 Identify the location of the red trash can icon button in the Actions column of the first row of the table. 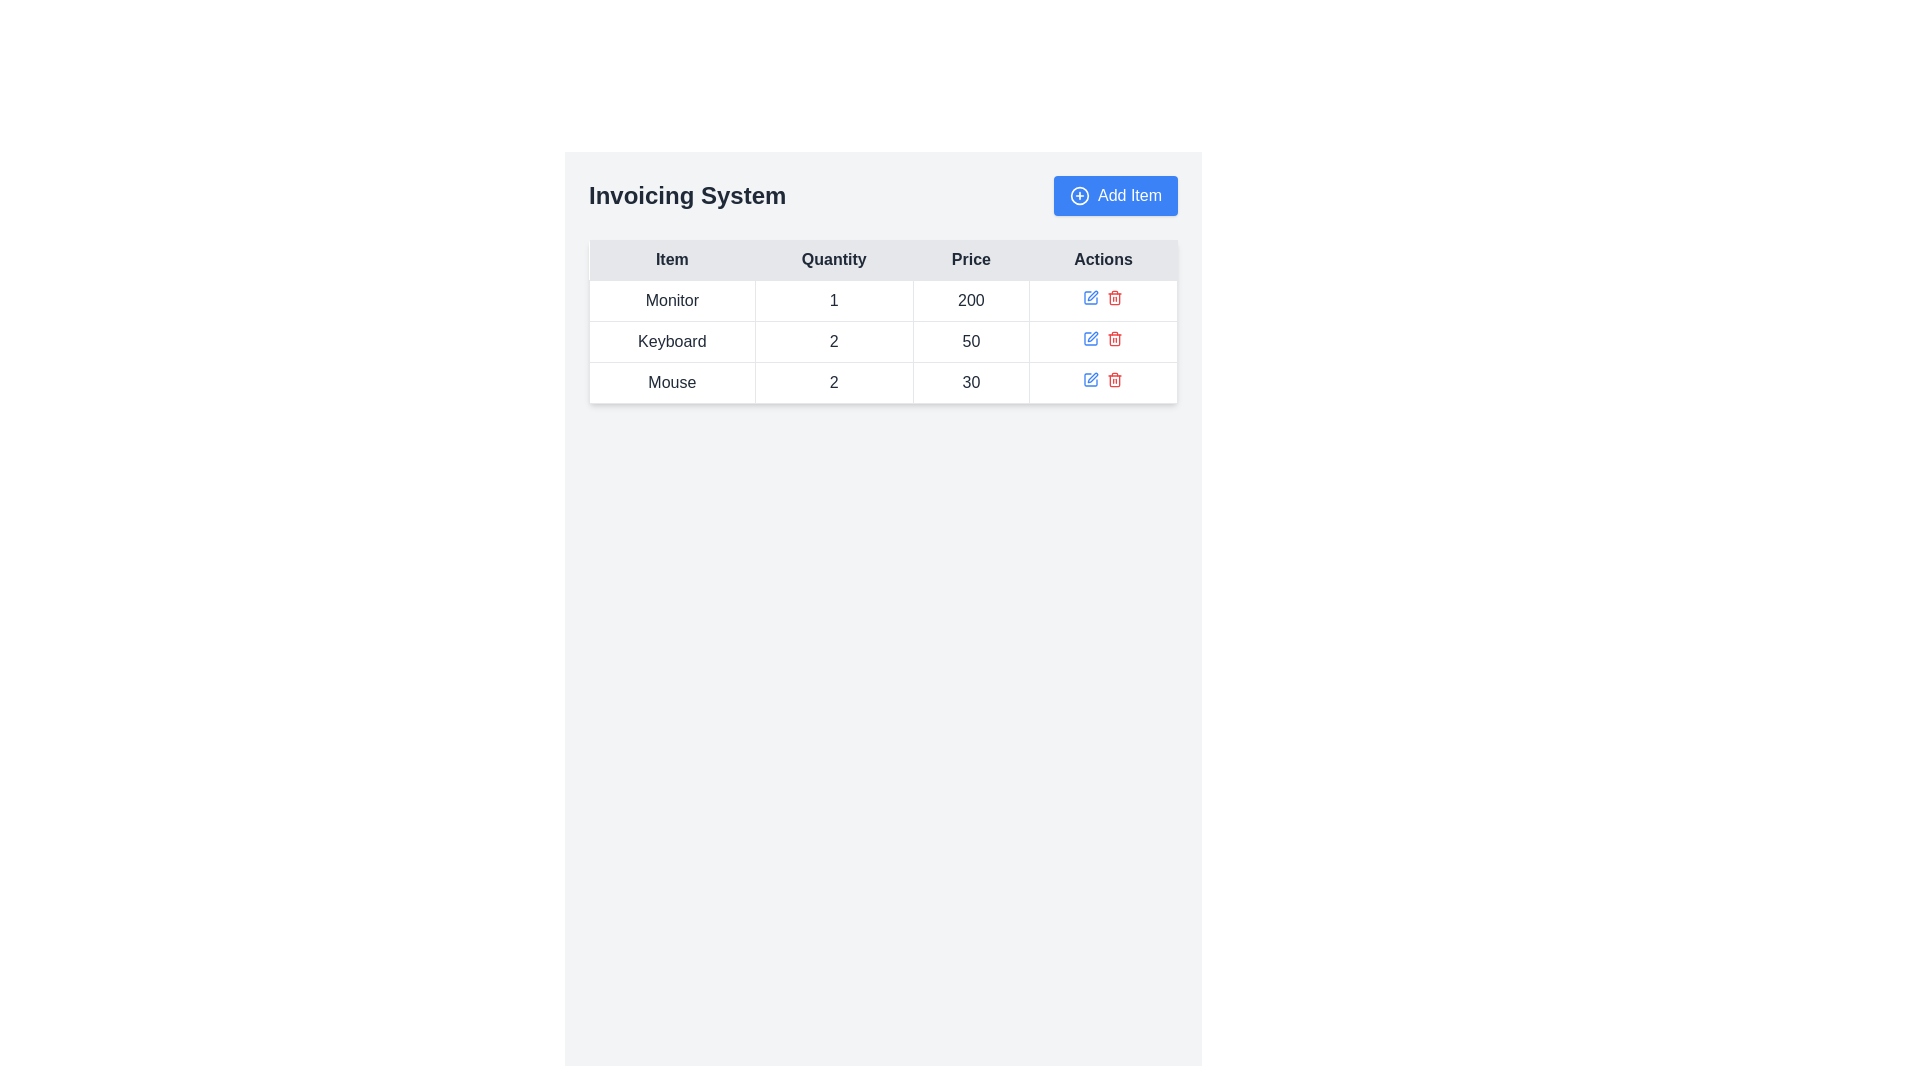
(1114, 297).